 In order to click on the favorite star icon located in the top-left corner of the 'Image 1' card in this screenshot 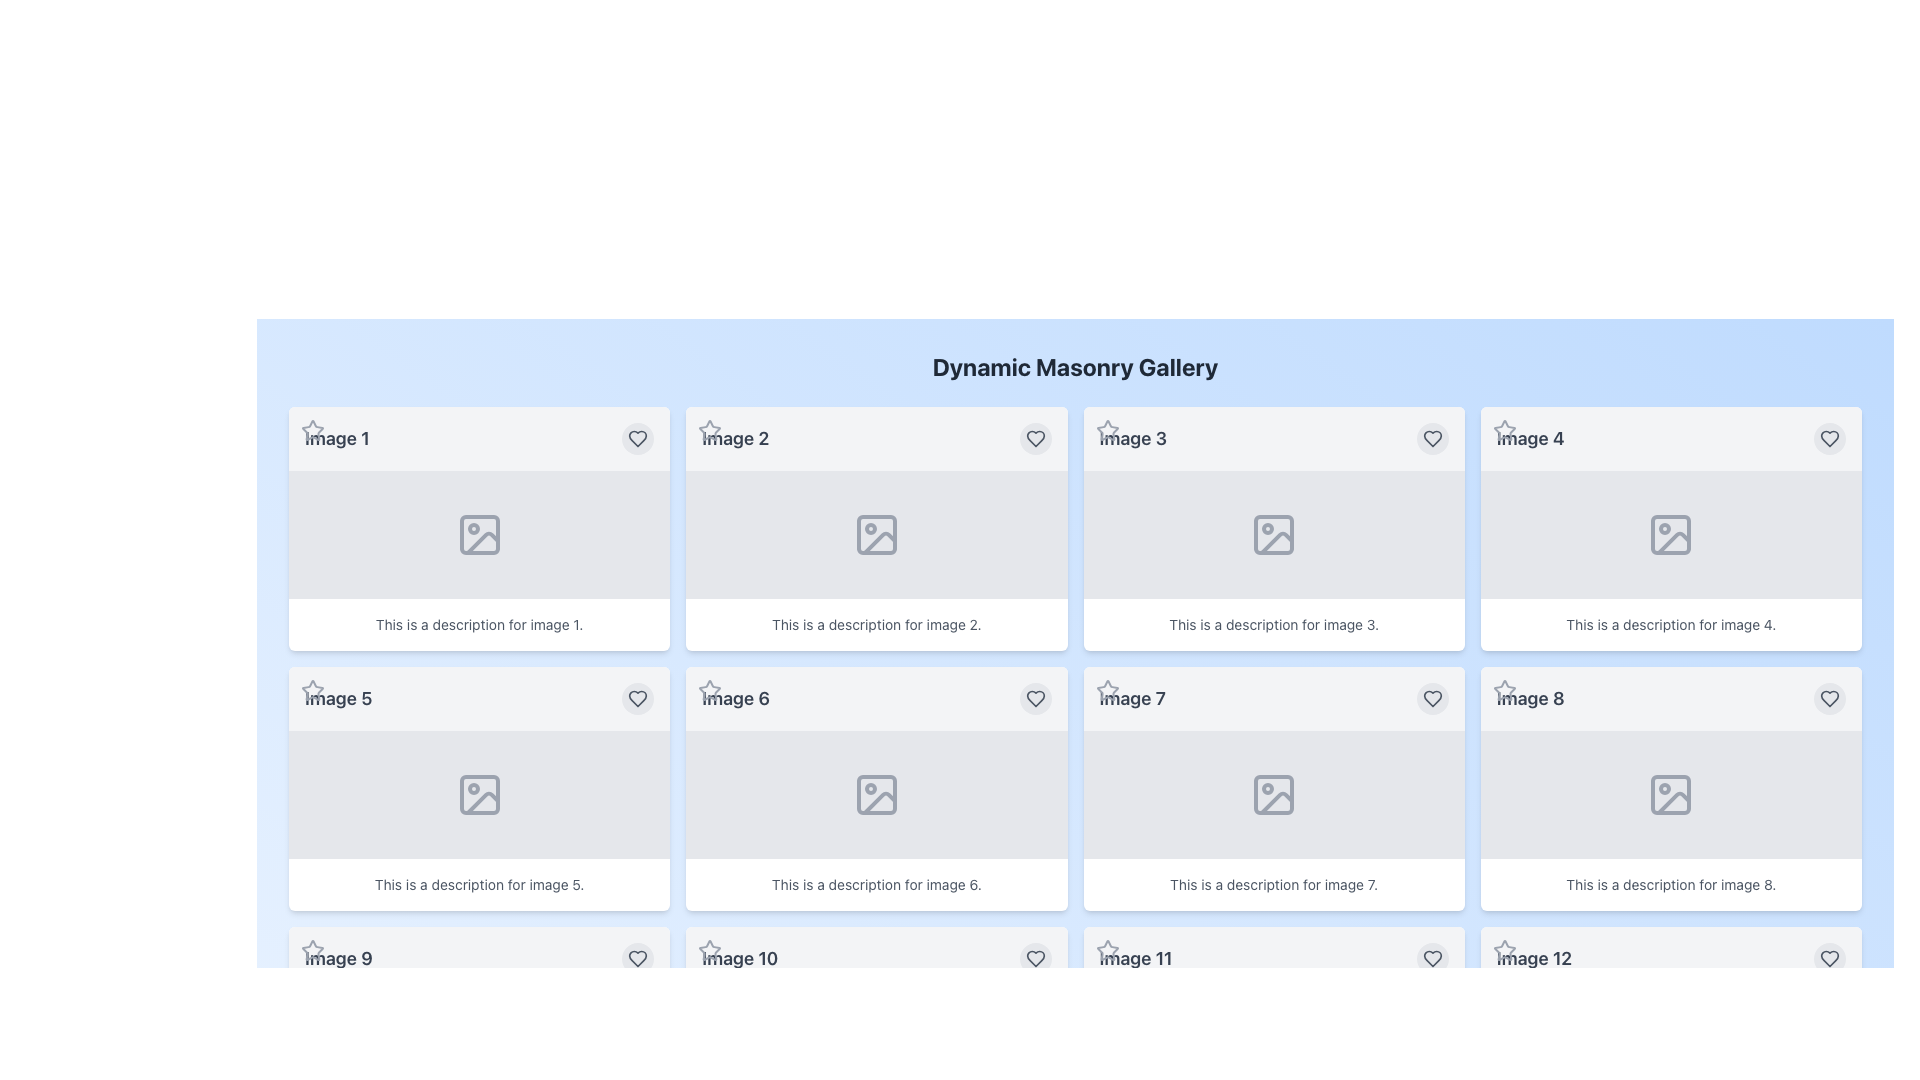, I will do `click(311, 430)`.